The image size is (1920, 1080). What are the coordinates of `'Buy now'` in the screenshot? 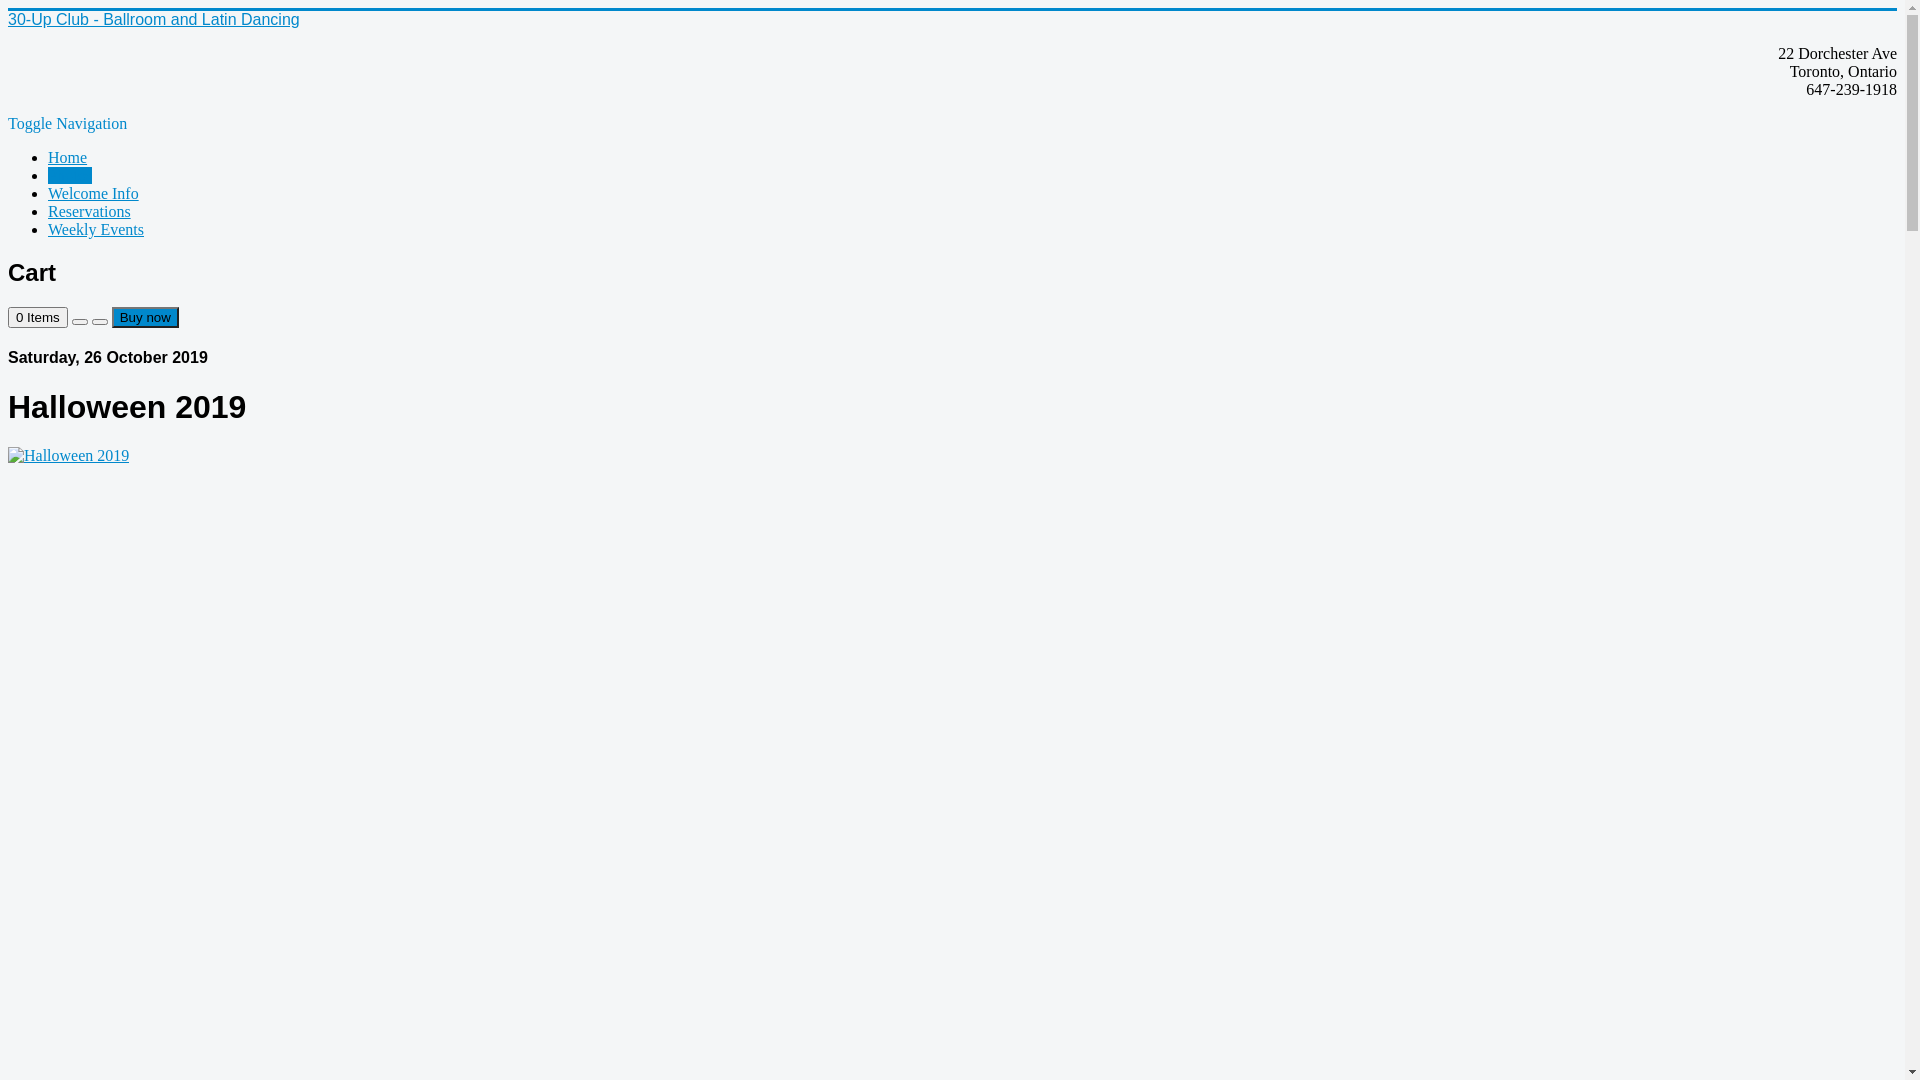 It's located at (144, 316).